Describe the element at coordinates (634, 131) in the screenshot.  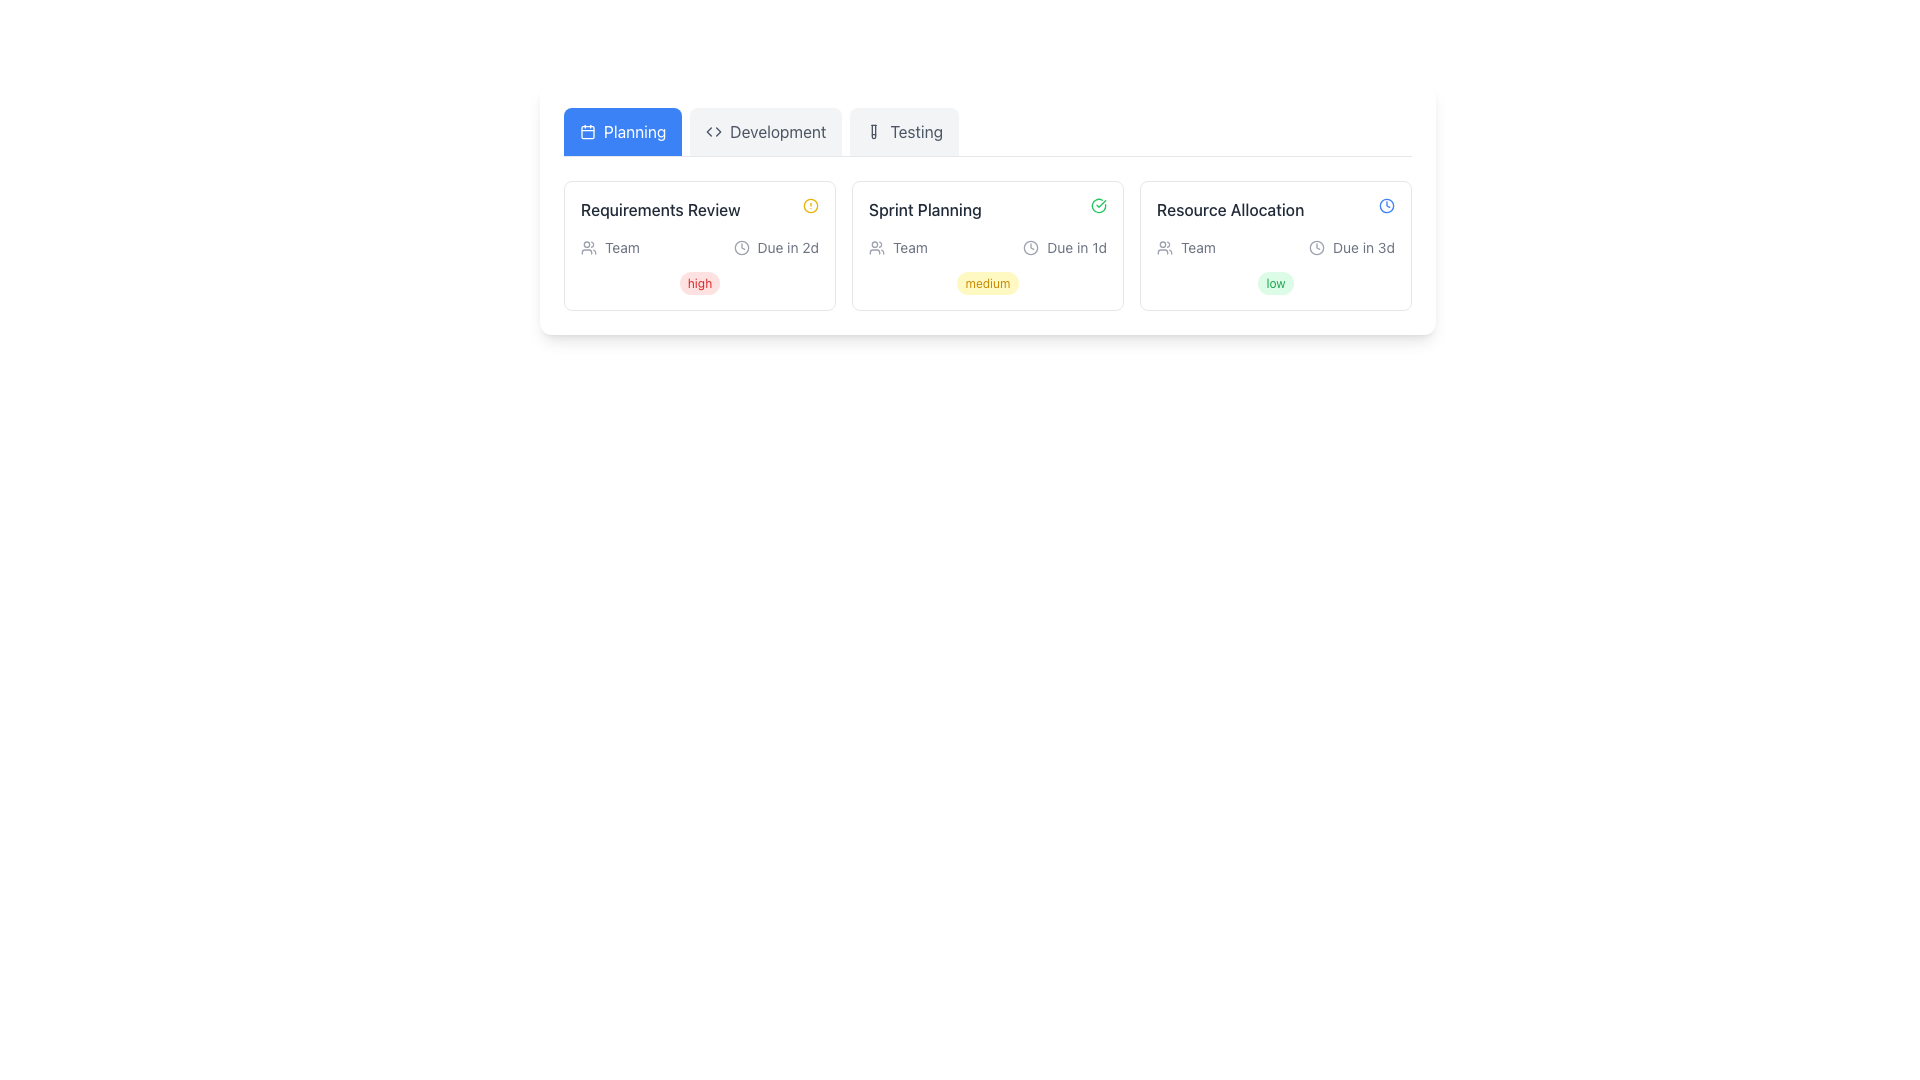
I see `the 'Planning' tab label, which is the first tab in the horizontal tab header located at the top-left, to trigger tooltip or highlight effects` at that location.